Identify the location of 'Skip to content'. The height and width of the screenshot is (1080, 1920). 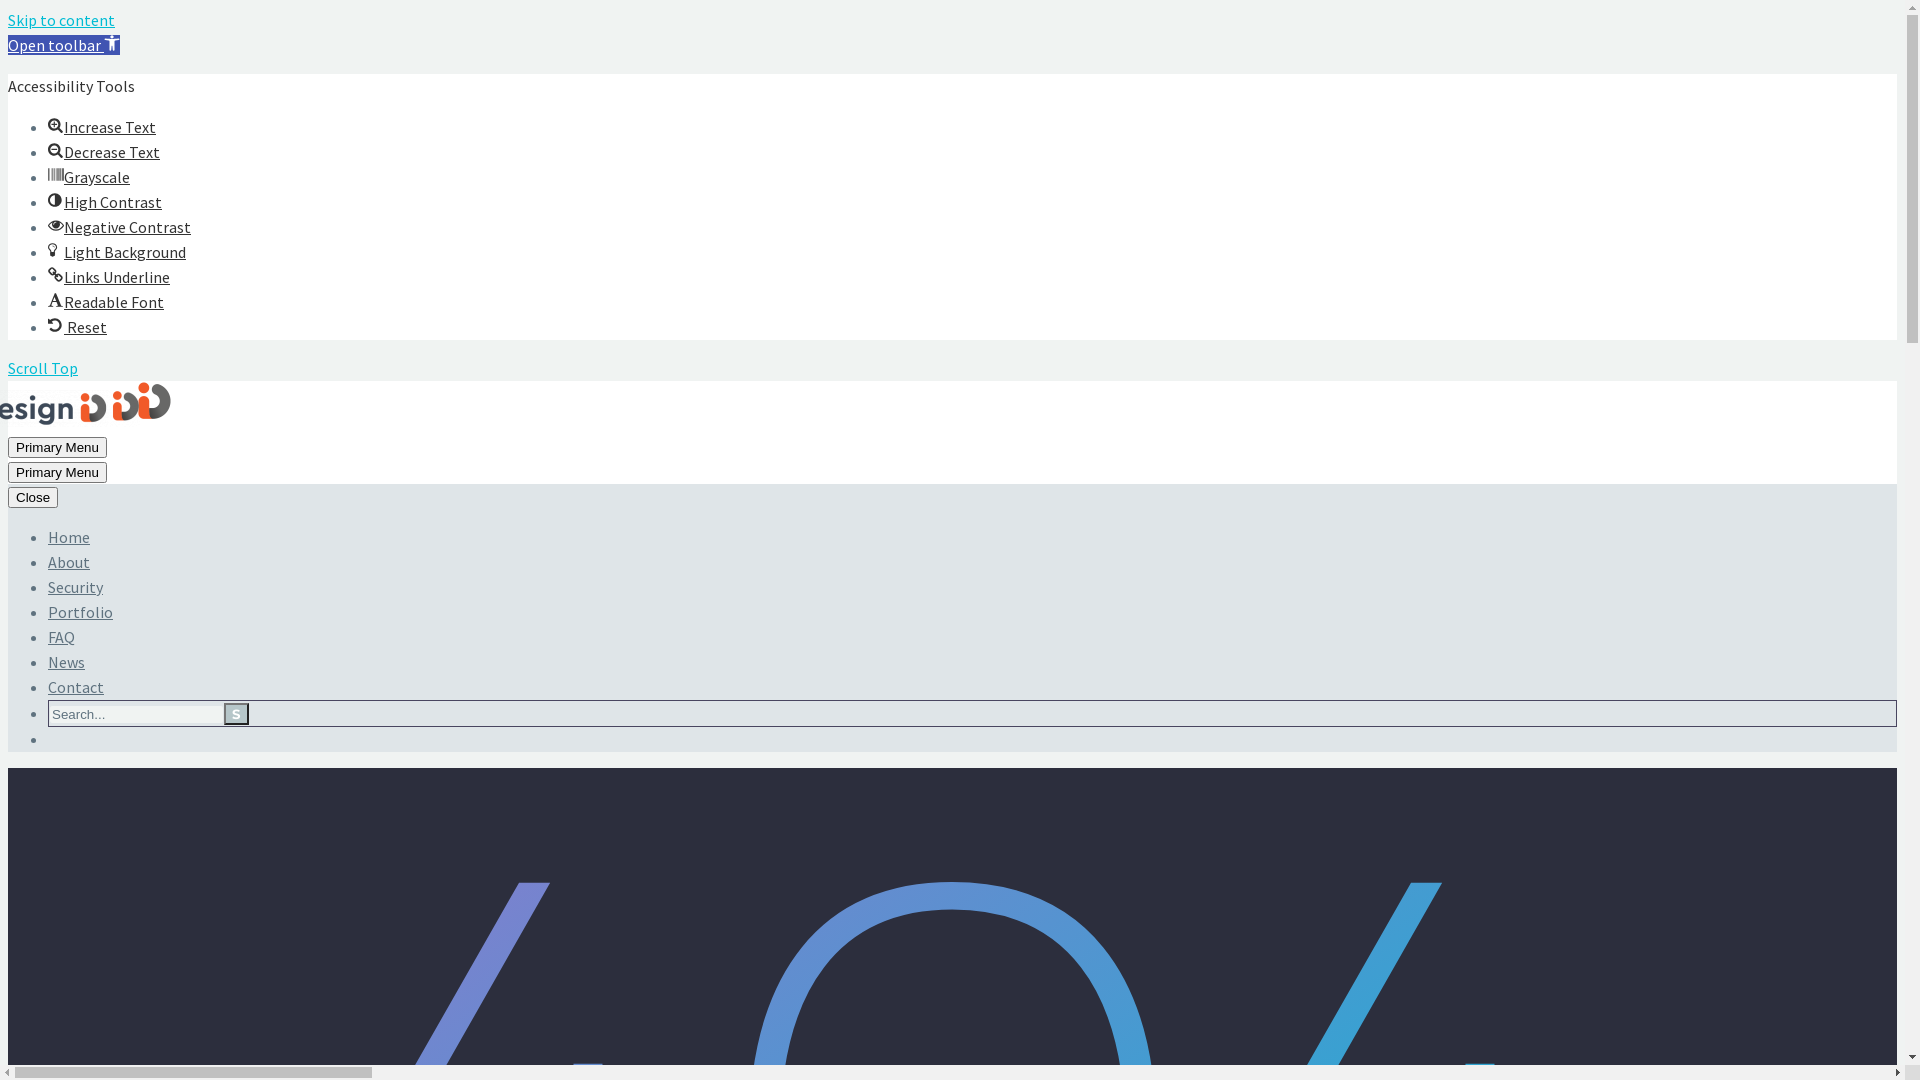
(61, 19).